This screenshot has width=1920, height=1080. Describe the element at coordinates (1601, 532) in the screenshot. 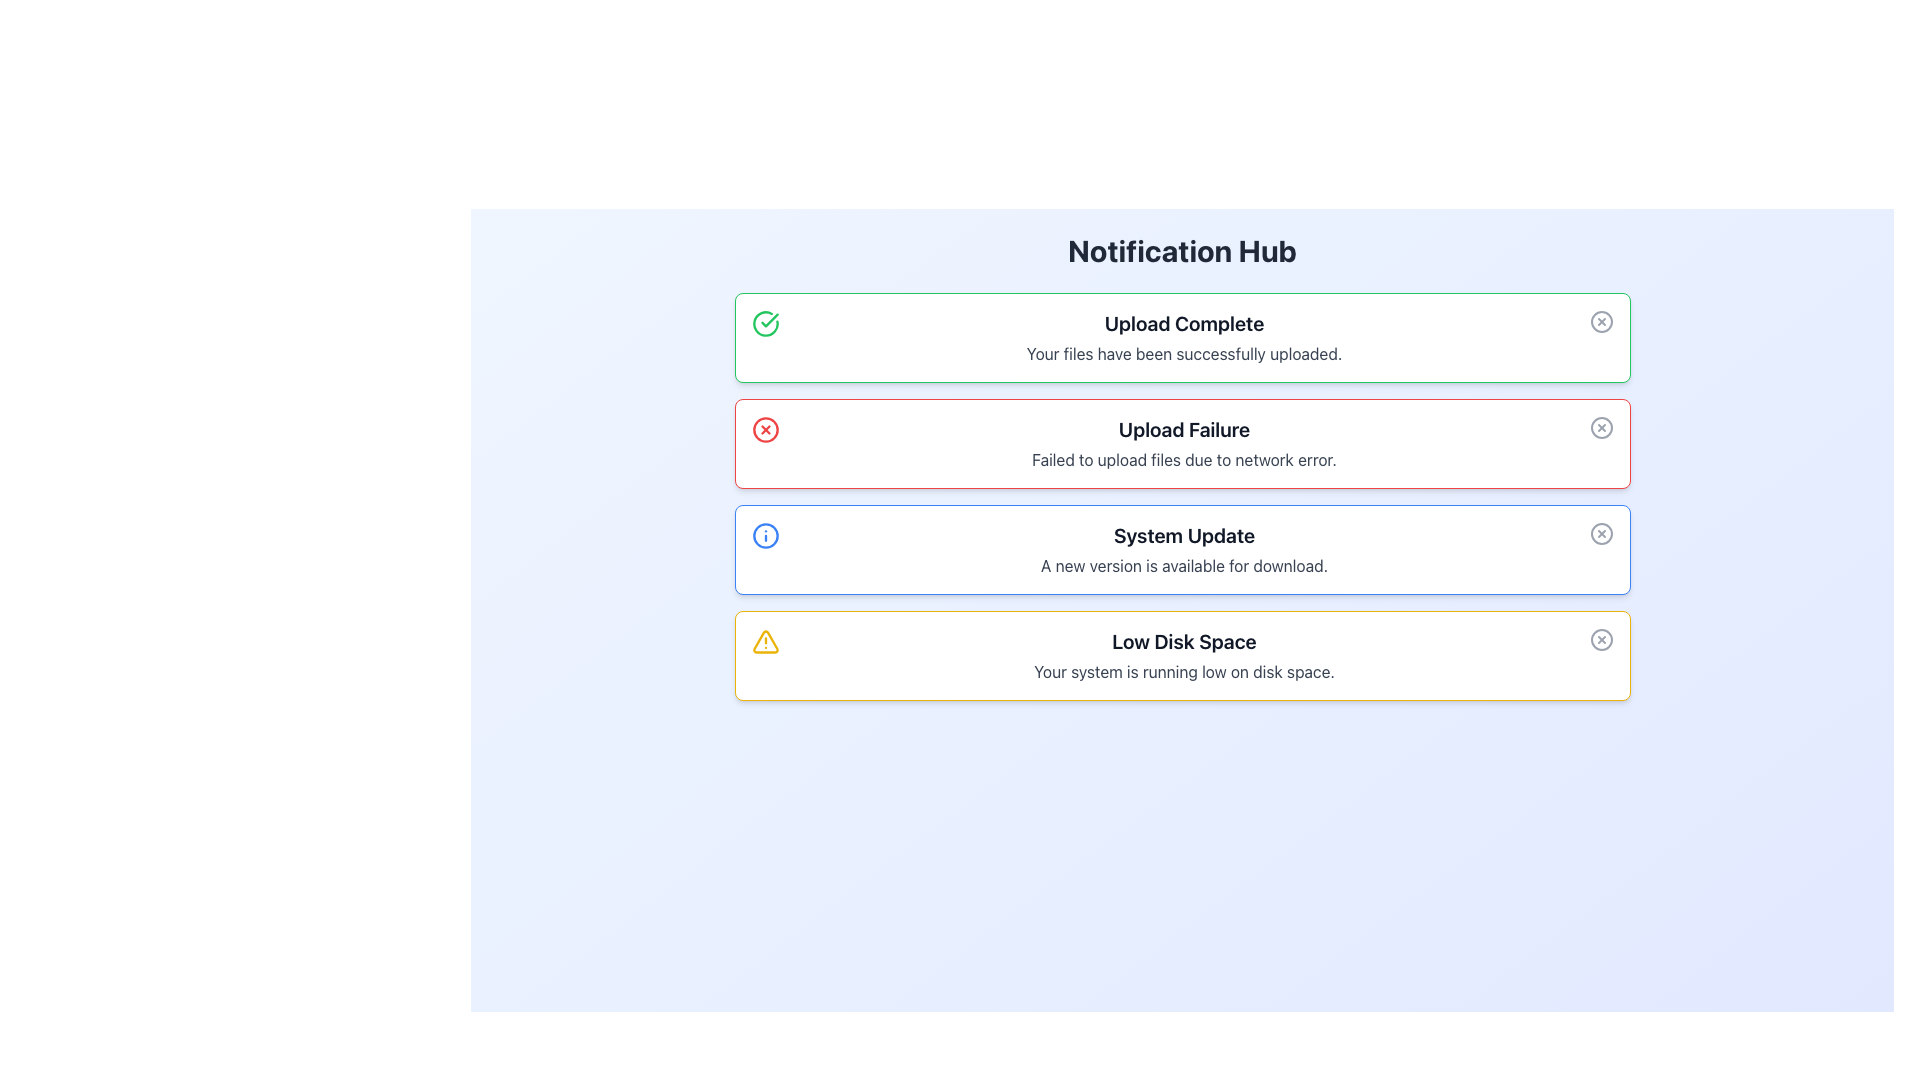

I see `the close button of the 'System Update' notification box to change its appearance` at that location.